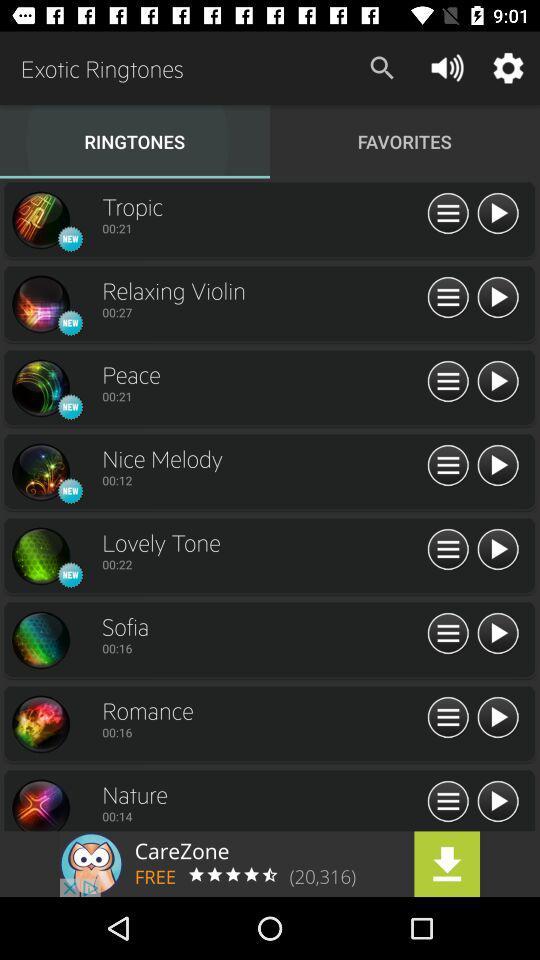  What do you see at coordinates (496, 466) in the screenshot?
I see `play` at bounding box center [496, 466].